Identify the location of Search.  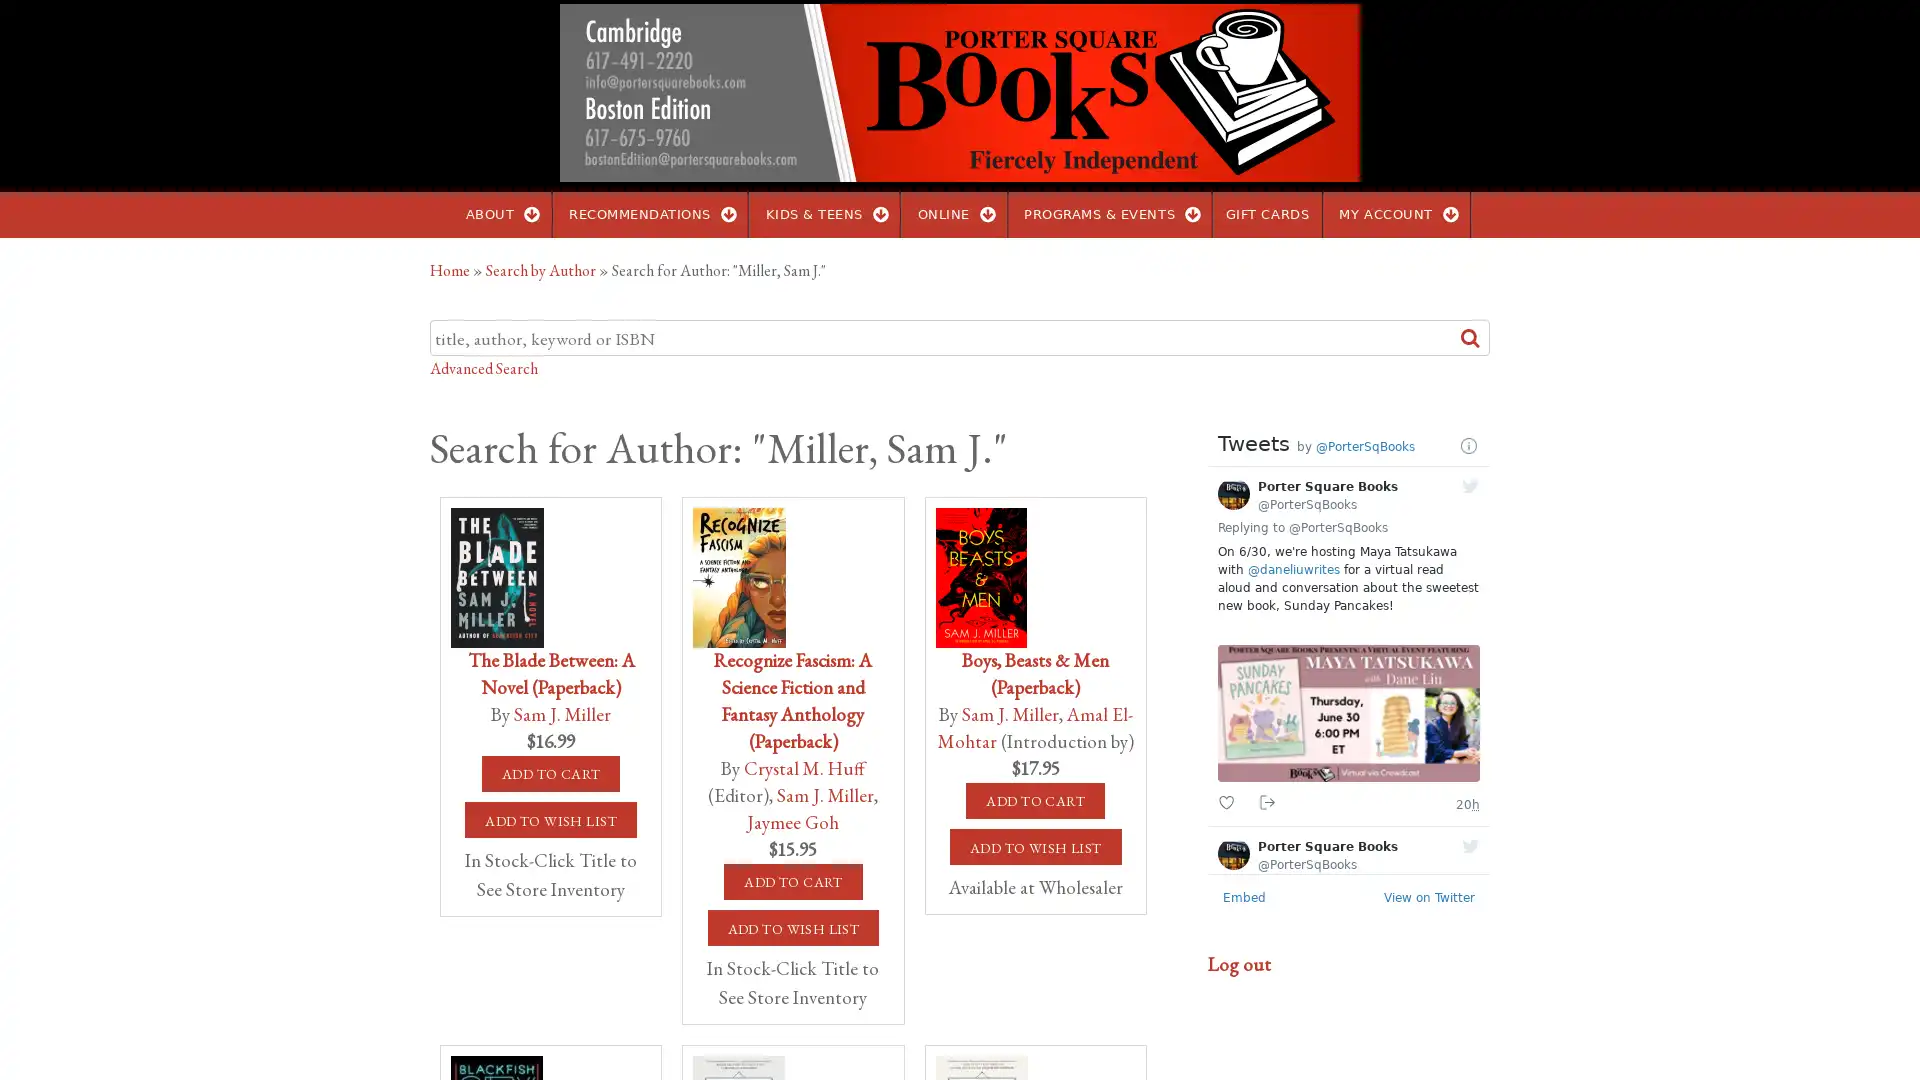
(1470, 337).